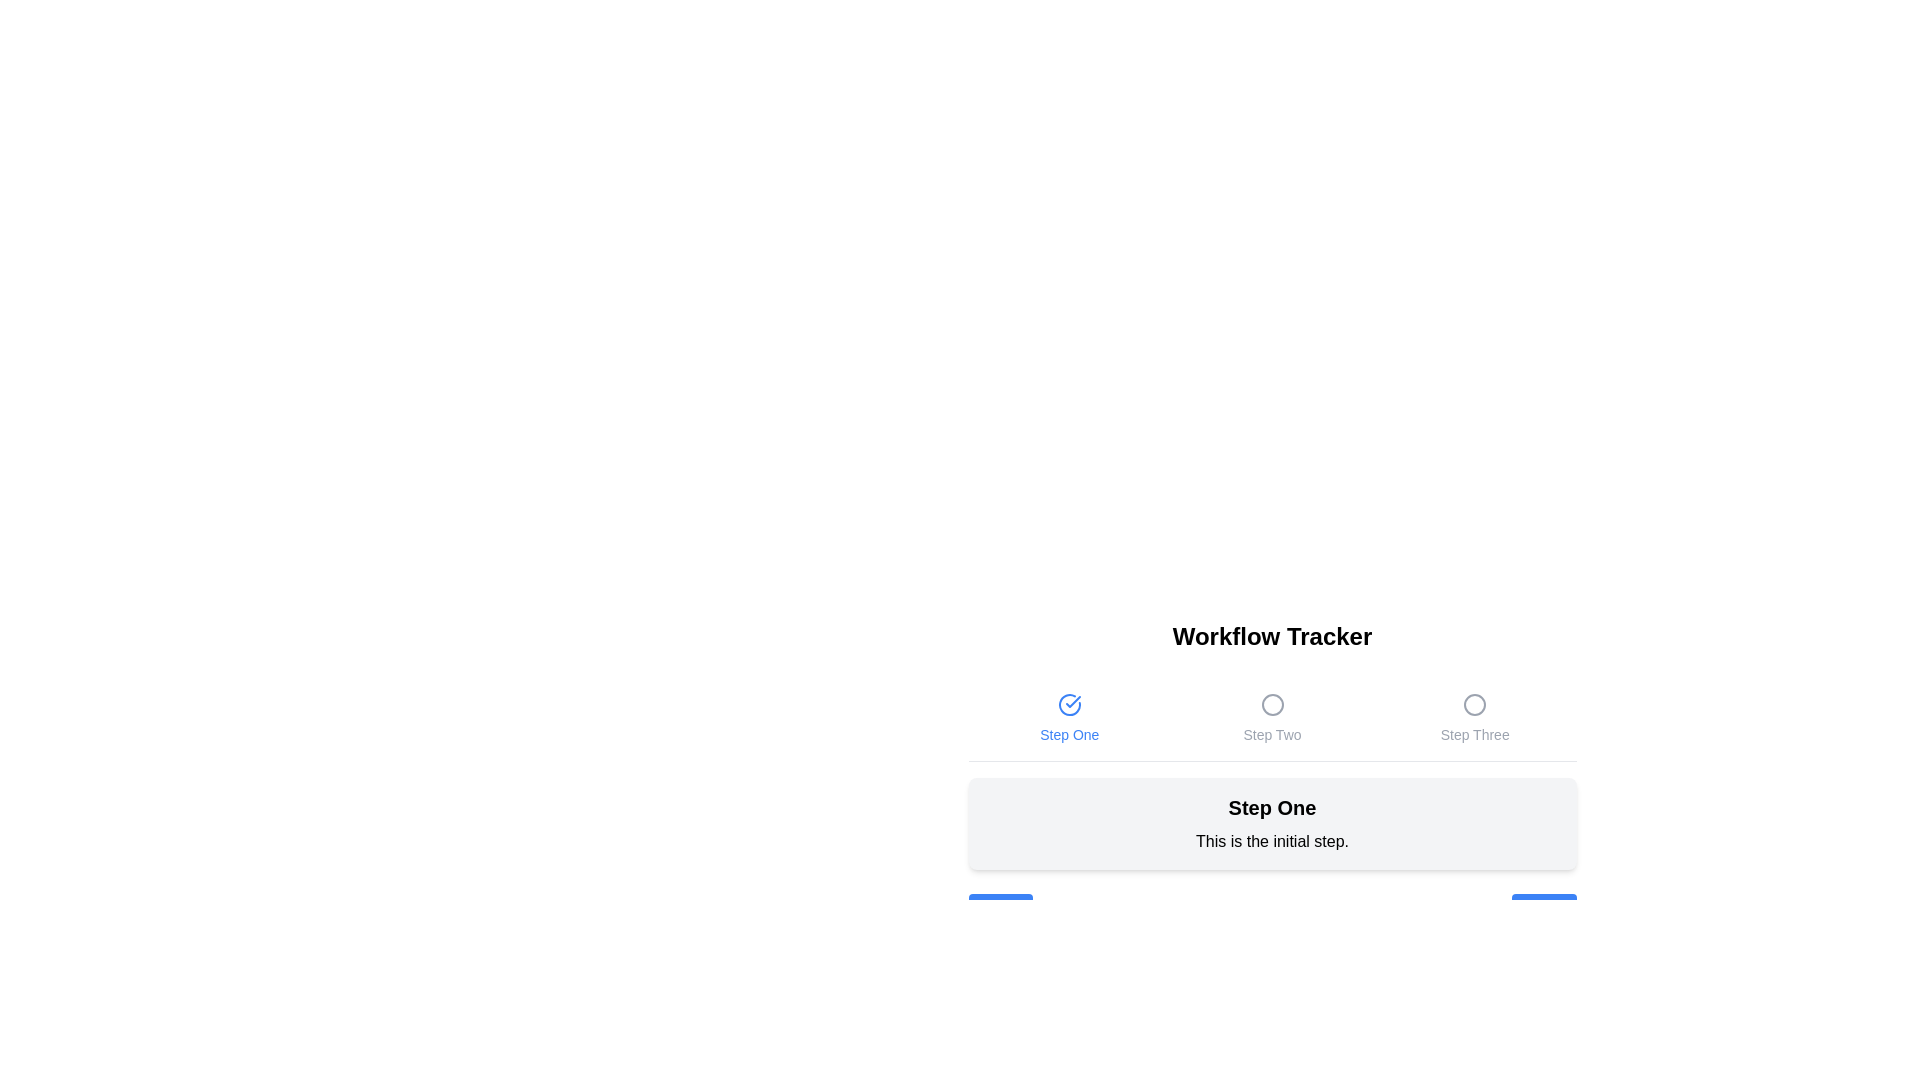 This screenshot has height=1080, width=1920. What do you see at coordinates (1475, 704) in the screenshot?
I see `the unselected SVG Circle that indicates the third step in the workflow tracking interface, positioned to the far right of the other step indicators below the 'Workflow Tracker' heading and above the 'Step Three' label` at bounding box center [1475, 704].